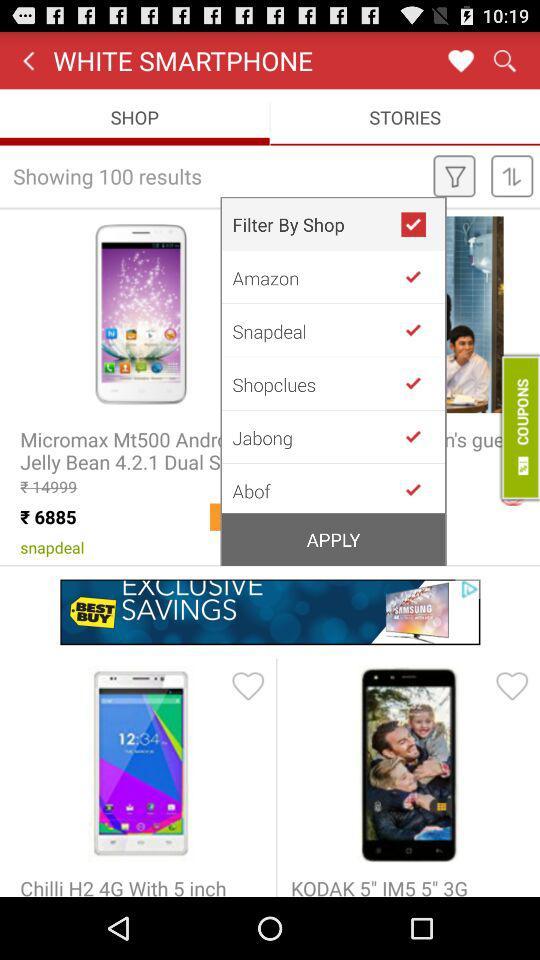 Image resolution: width=540 pixels, height=960 pixels. What do you see at coordinates (421, 224) in the screenshot?
I see `a clickable box that shows a checkmark in red when you filter a search request` at bounding box center [421, 224].